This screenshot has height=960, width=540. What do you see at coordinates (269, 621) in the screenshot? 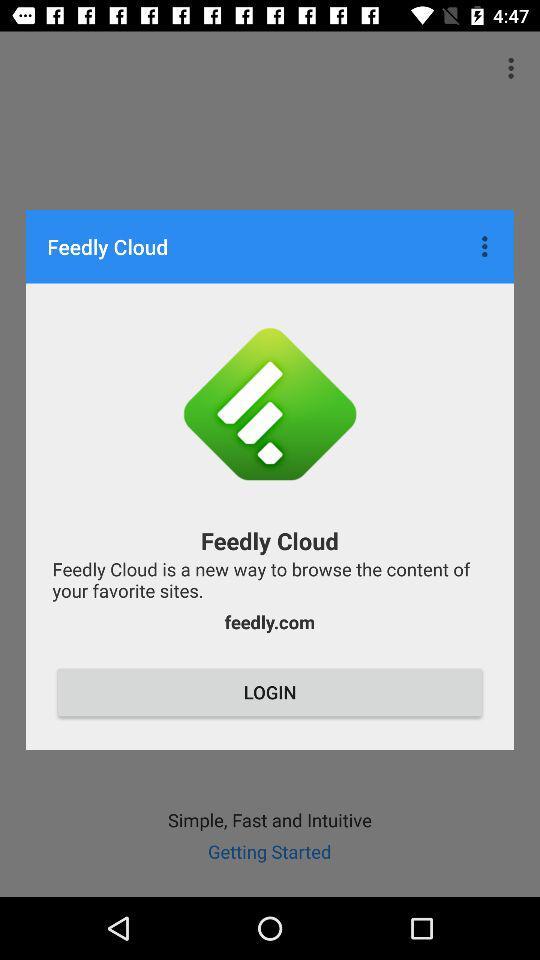
I see `icon above login item` at bounding box center [269, 621].